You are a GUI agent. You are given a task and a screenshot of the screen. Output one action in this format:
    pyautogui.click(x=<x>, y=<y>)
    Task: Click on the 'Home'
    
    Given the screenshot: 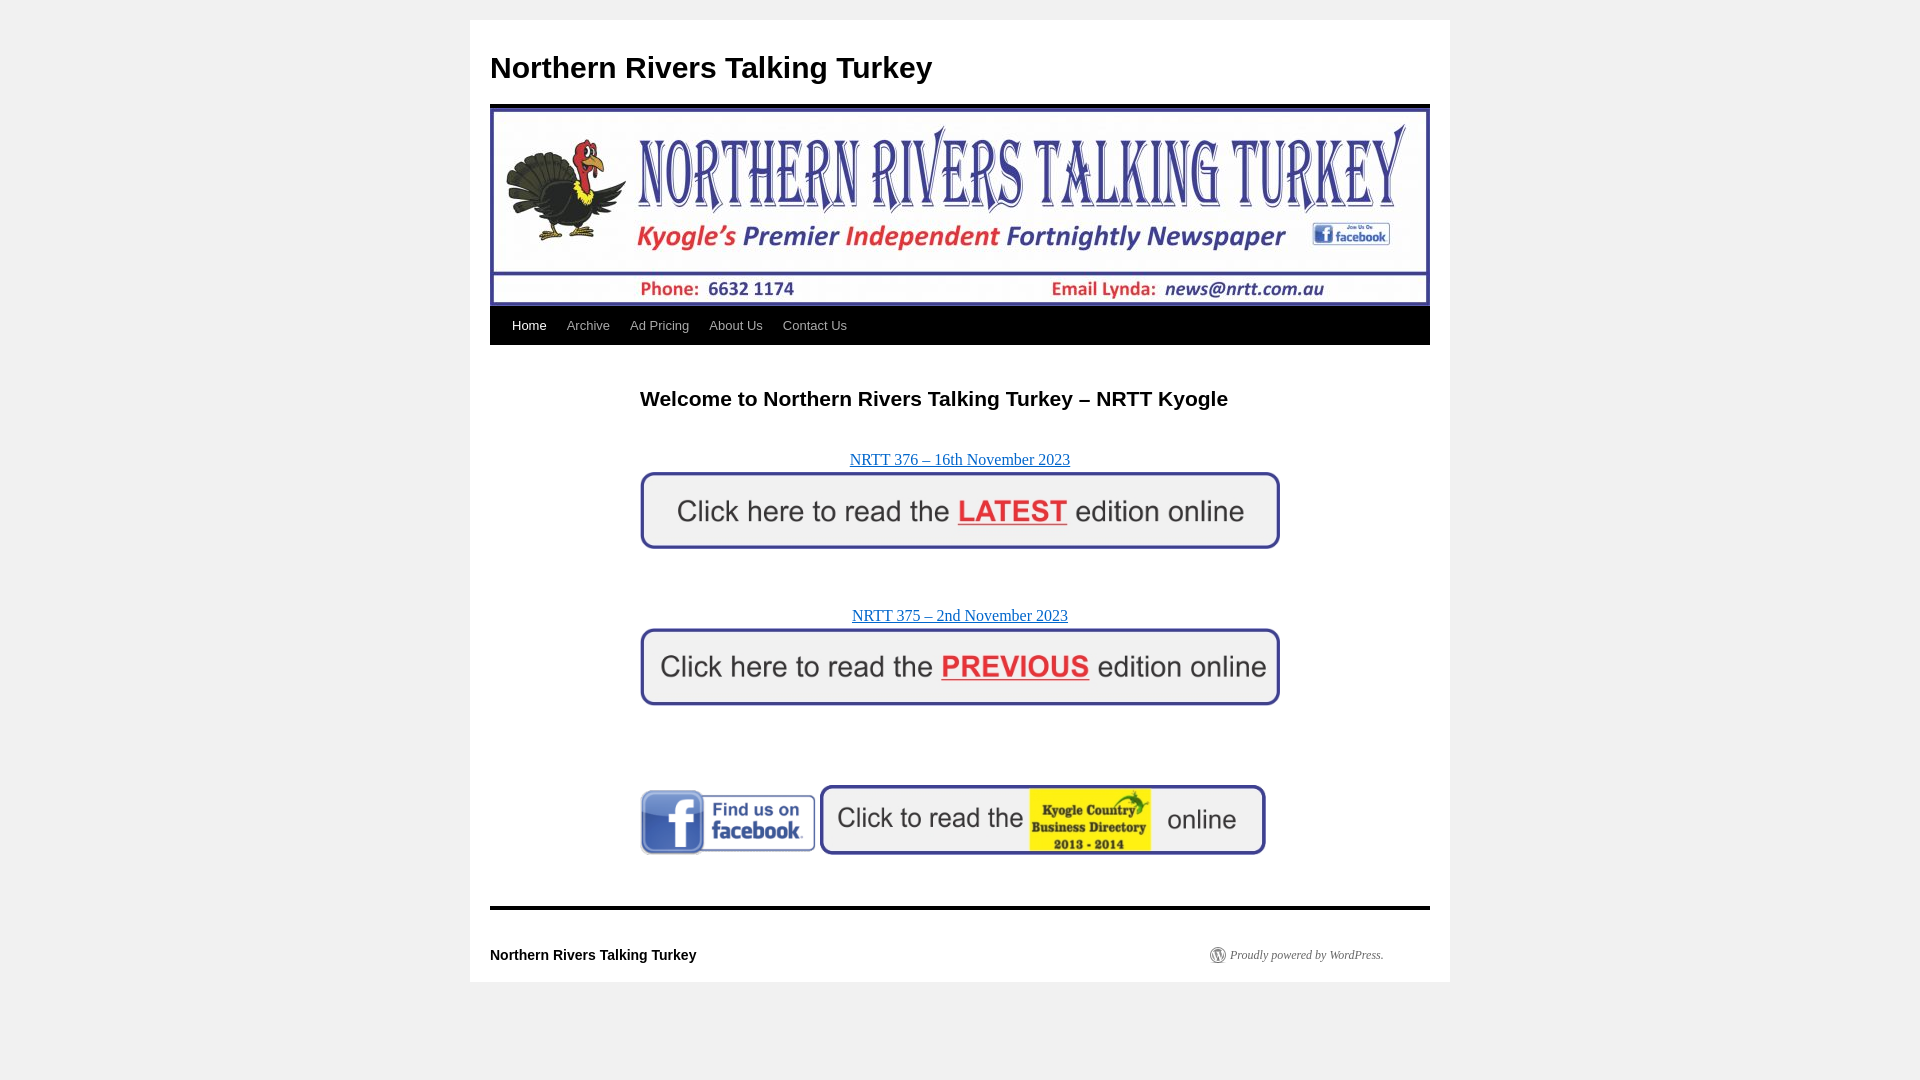 What is the action you would take?
    pyautogui.click(x=529, y=325)
    